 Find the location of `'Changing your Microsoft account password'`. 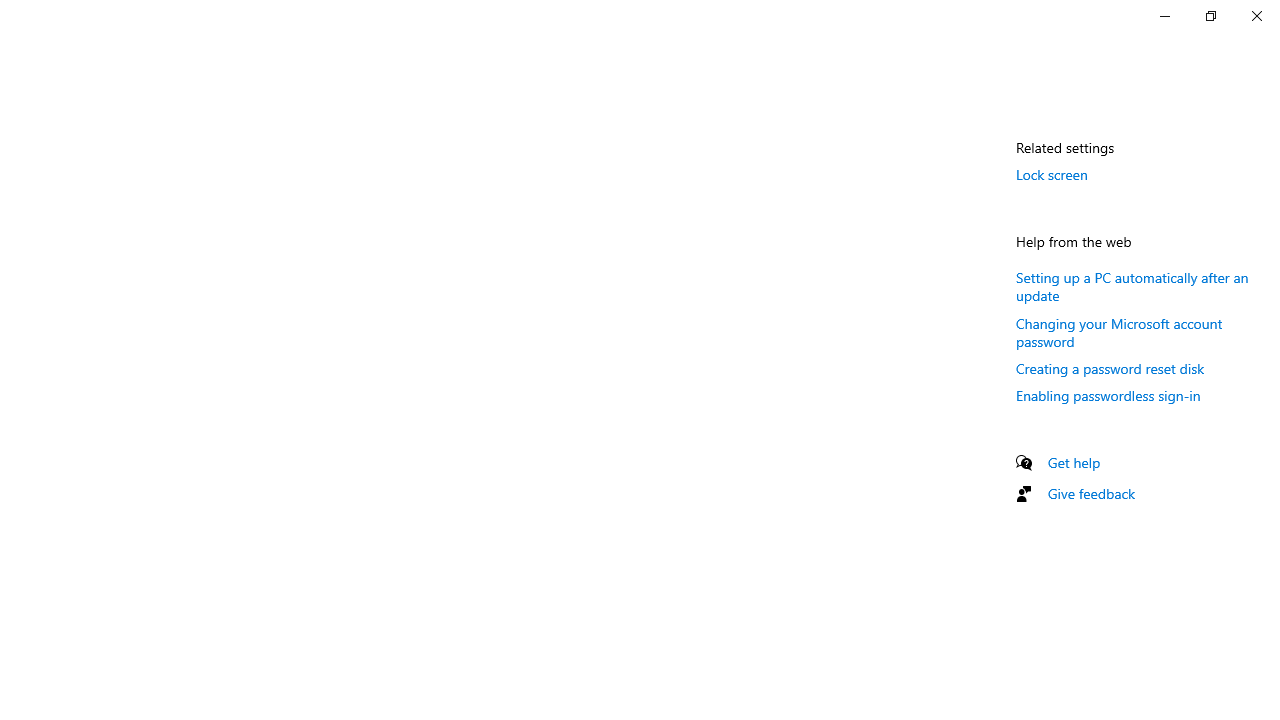

'Changing your Microsoft account password' is located at coordinates (1118, 331).